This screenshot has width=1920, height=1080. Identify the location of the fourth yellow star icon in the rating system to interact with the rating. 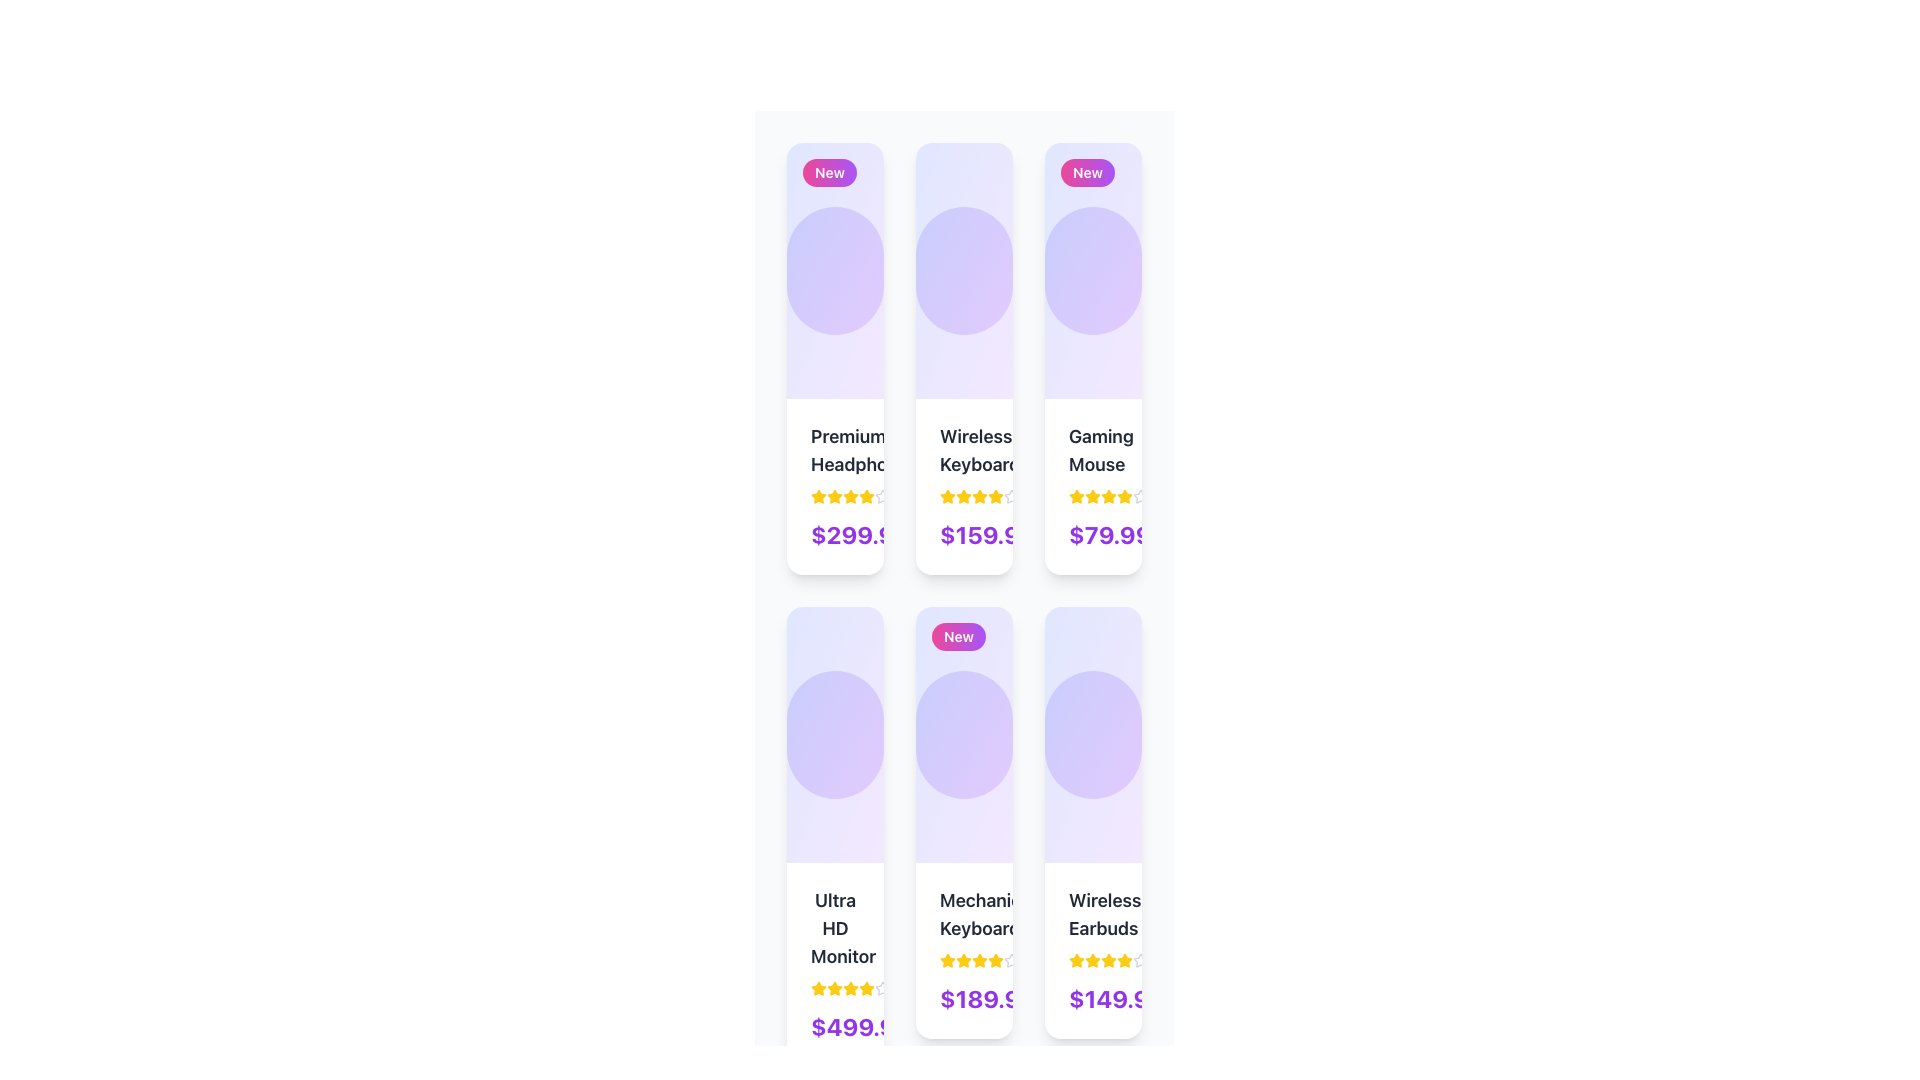
(850, 496).